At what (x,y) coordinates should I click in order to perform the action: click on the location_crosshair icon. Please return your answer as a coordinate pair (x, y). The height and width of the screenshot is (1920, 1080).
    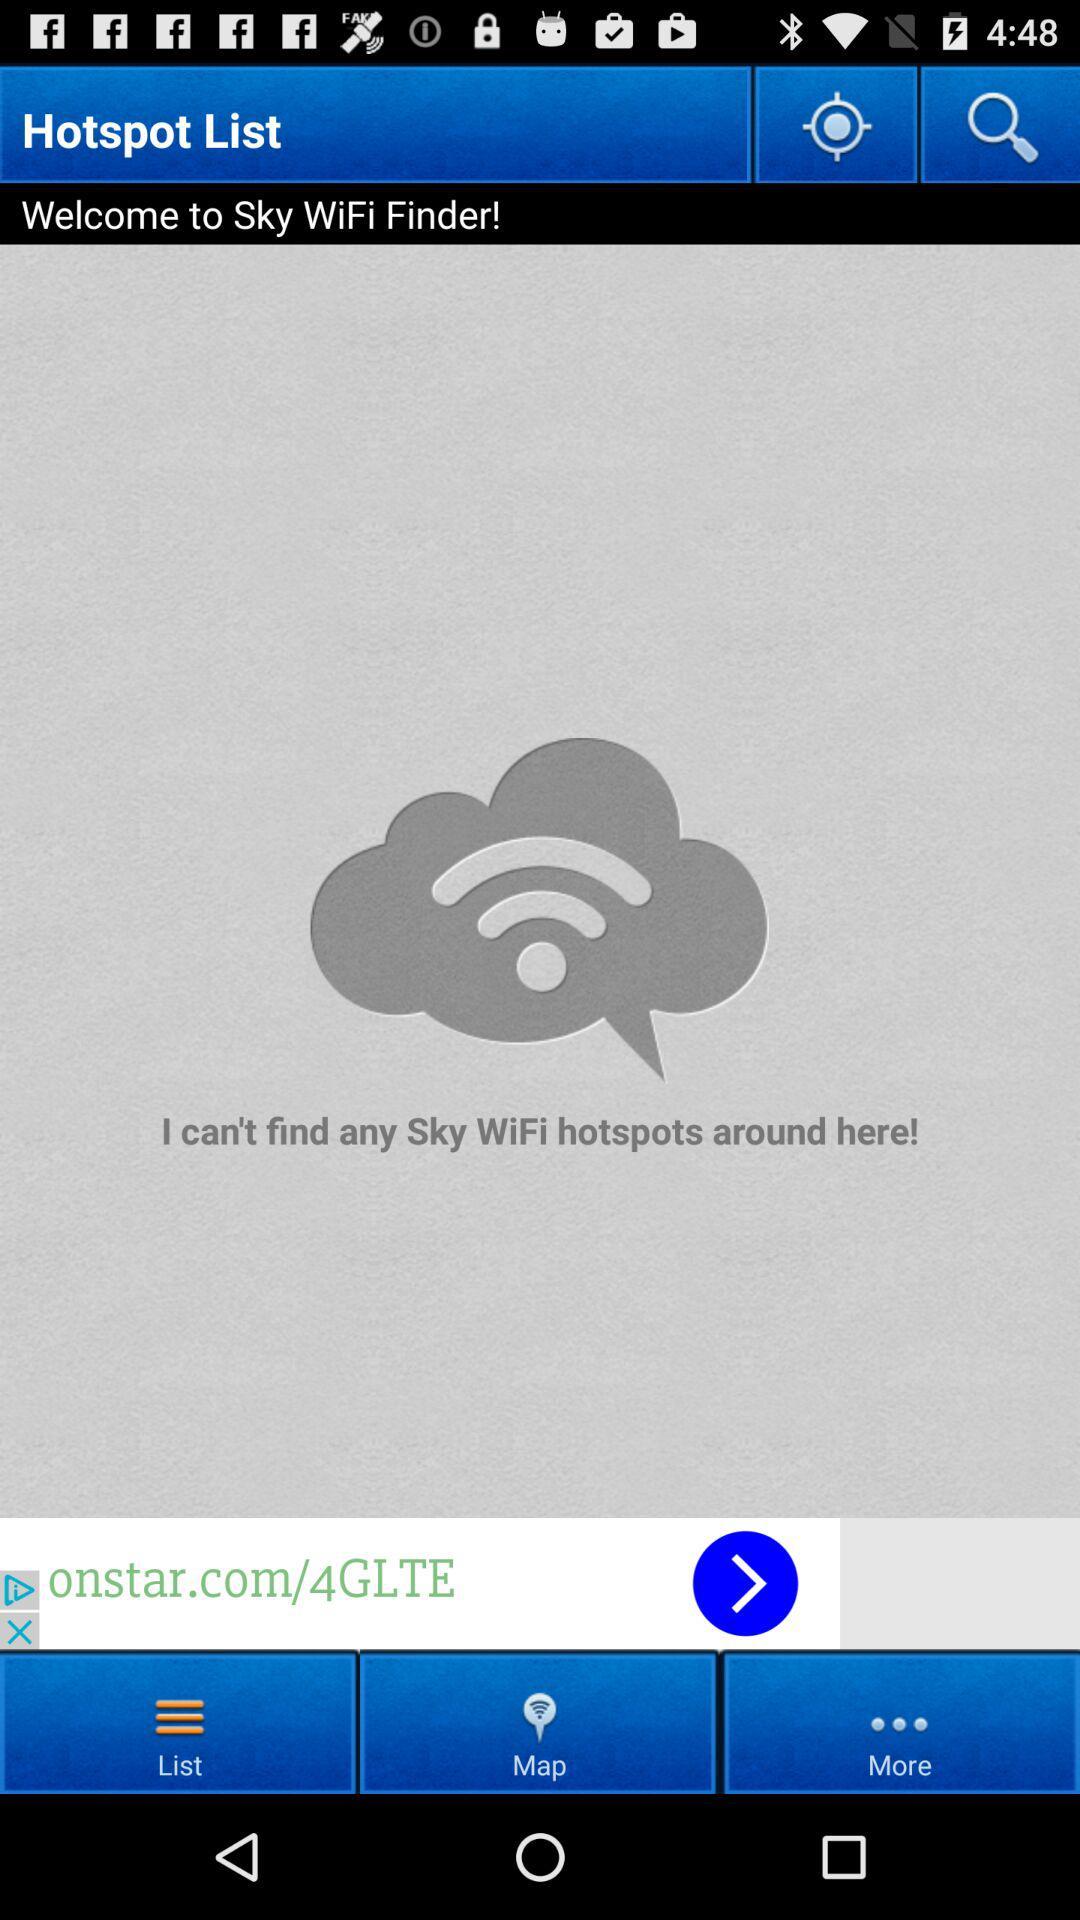
    Looking at the image, I should click on (834, 133).